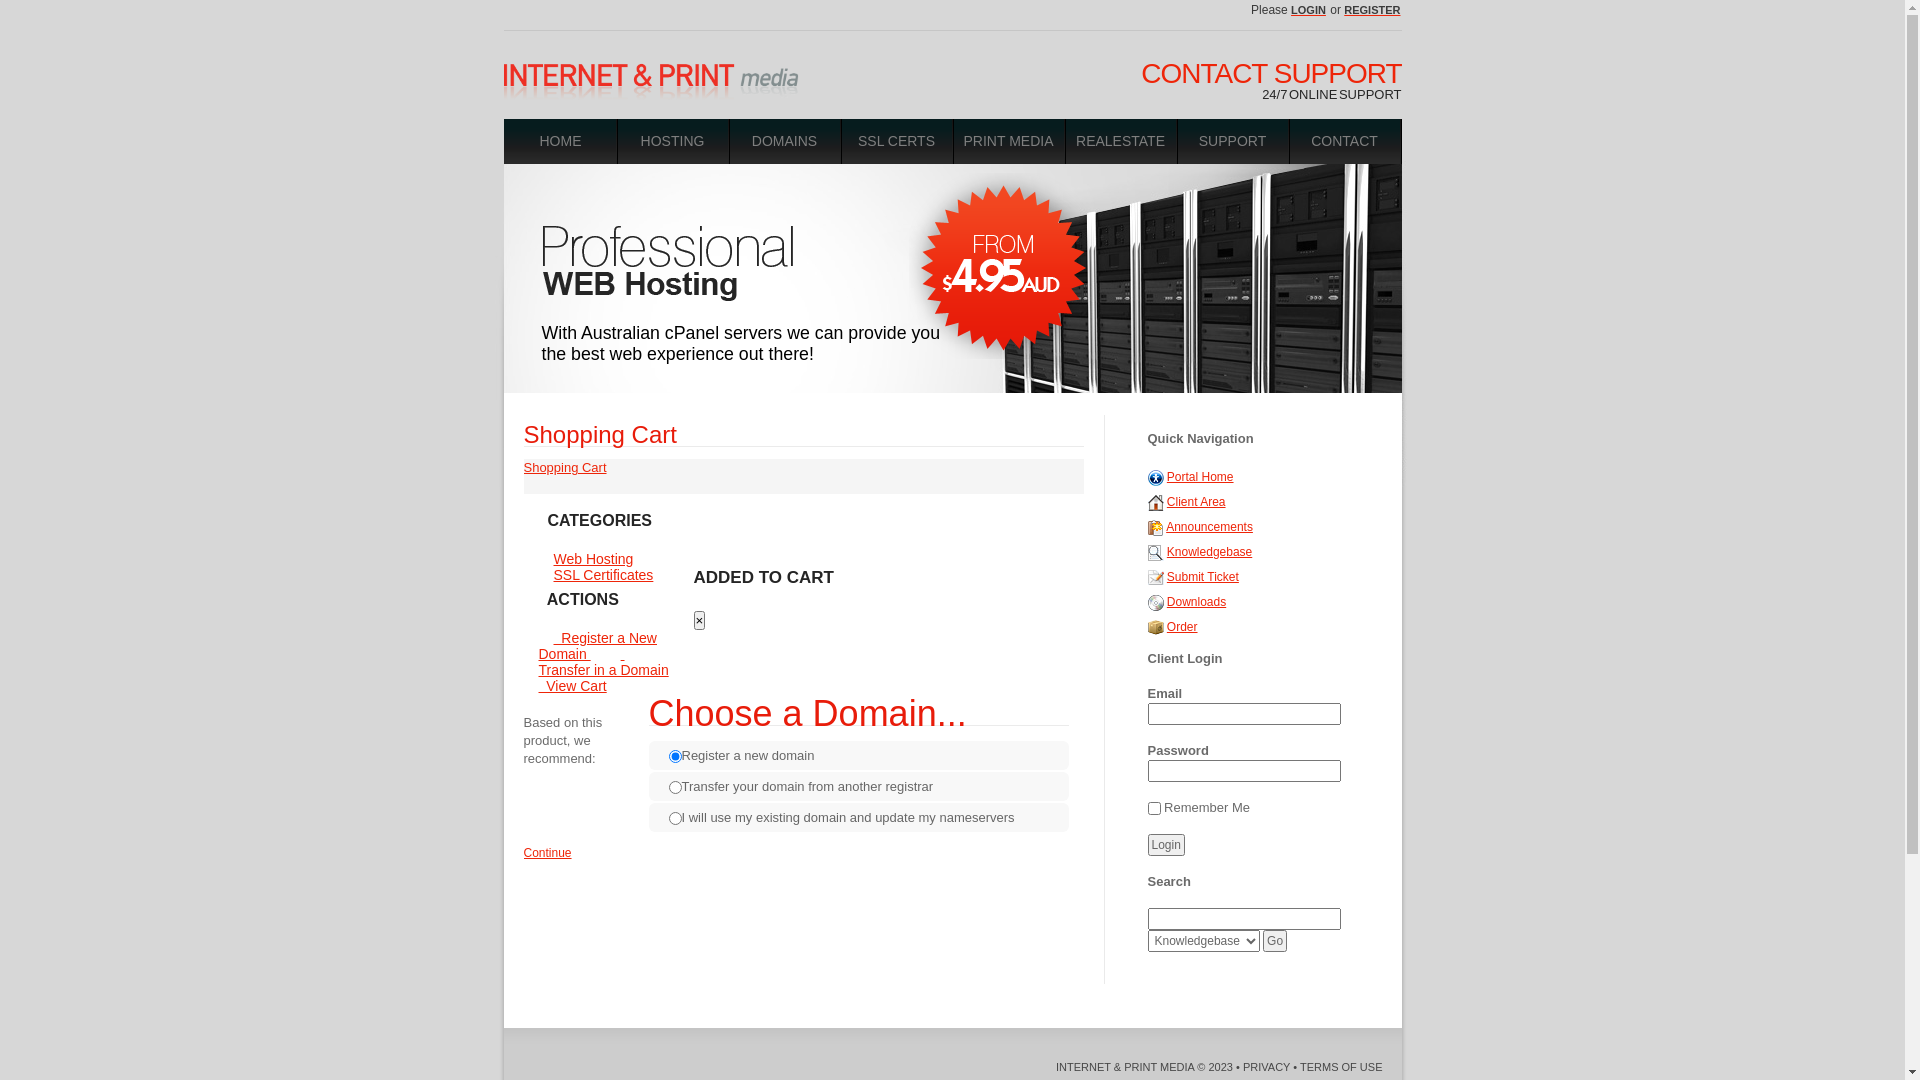 The height and width of the screenshot is (1080, 1920). I want to click on 'PRIVACY', so click(1265, 1066).